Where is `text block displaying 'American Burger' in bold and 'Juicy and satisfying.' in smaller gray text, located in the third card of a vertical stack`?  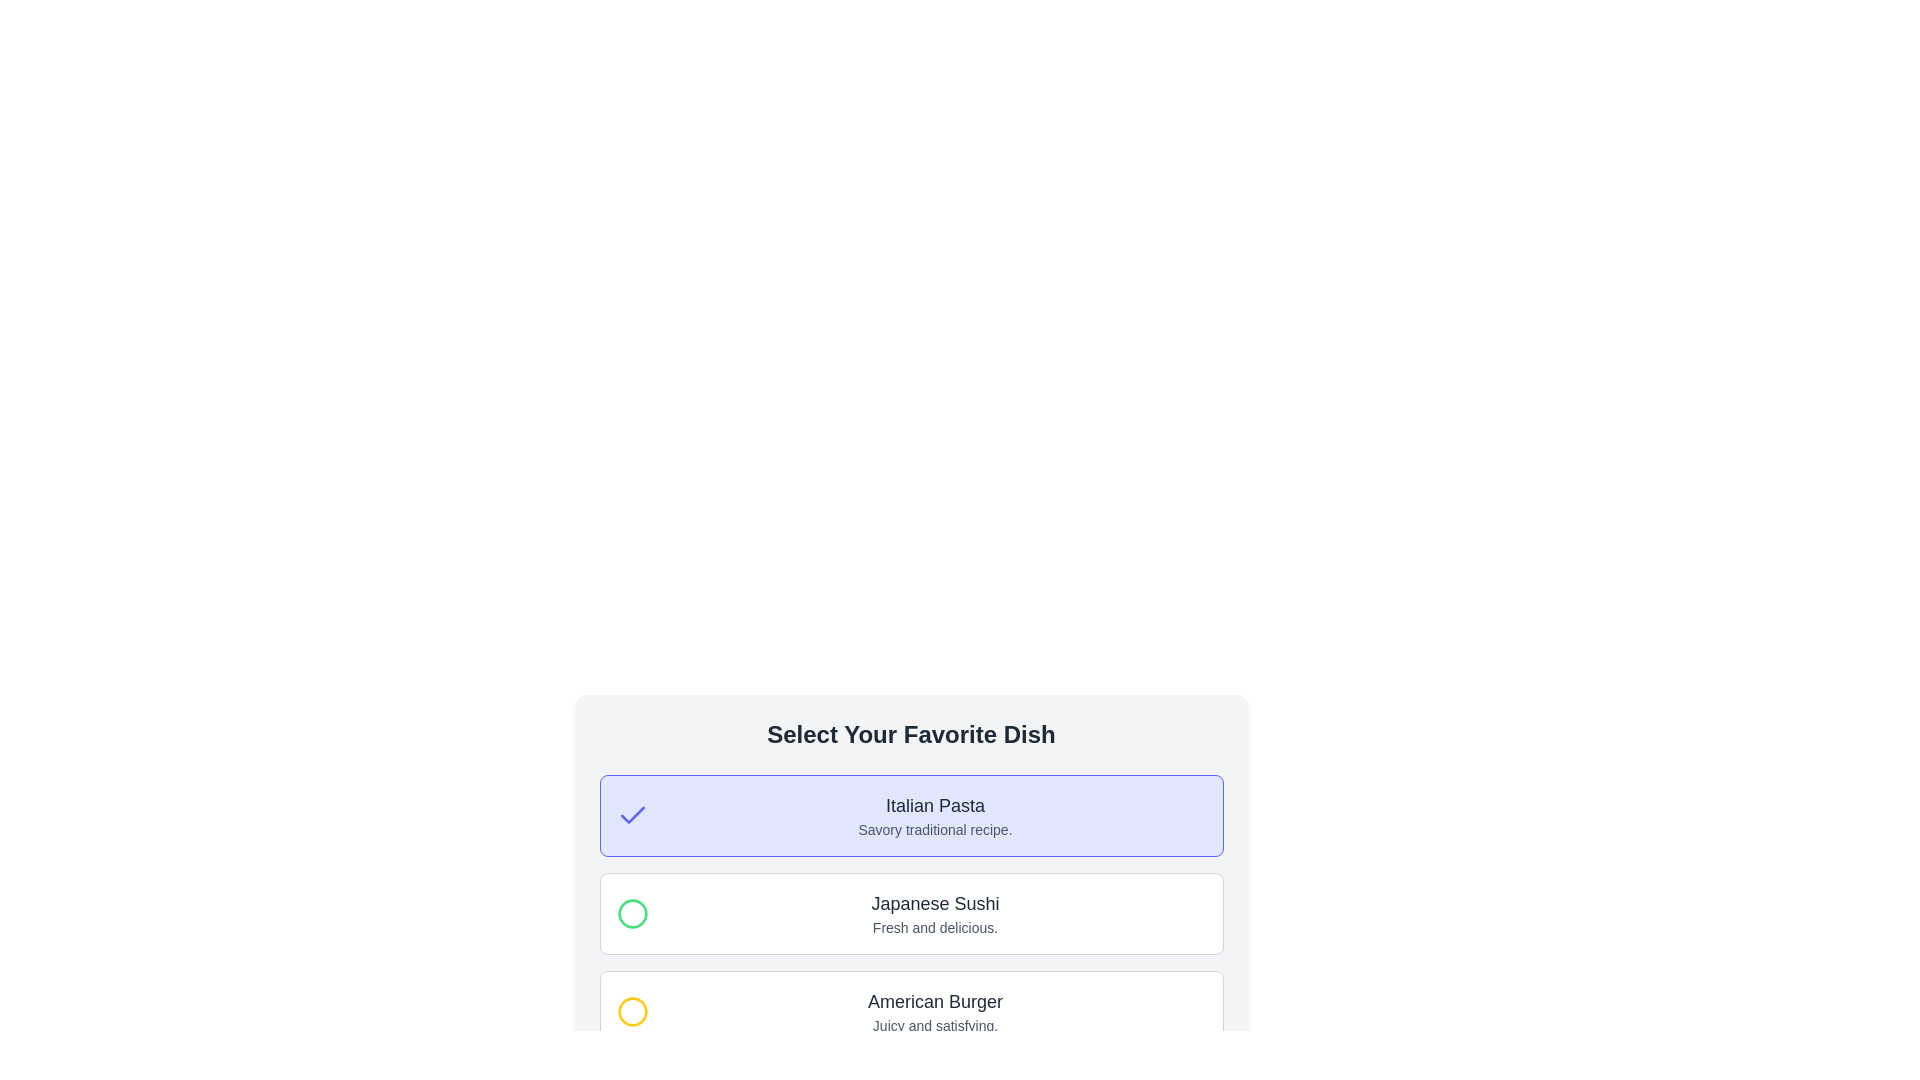
text block displaying 'American Burger' in bold and 'Juicy and satisfying.' in smaller gray text, located in the third card of a vertical stack is located at coordinates (934, 1011).